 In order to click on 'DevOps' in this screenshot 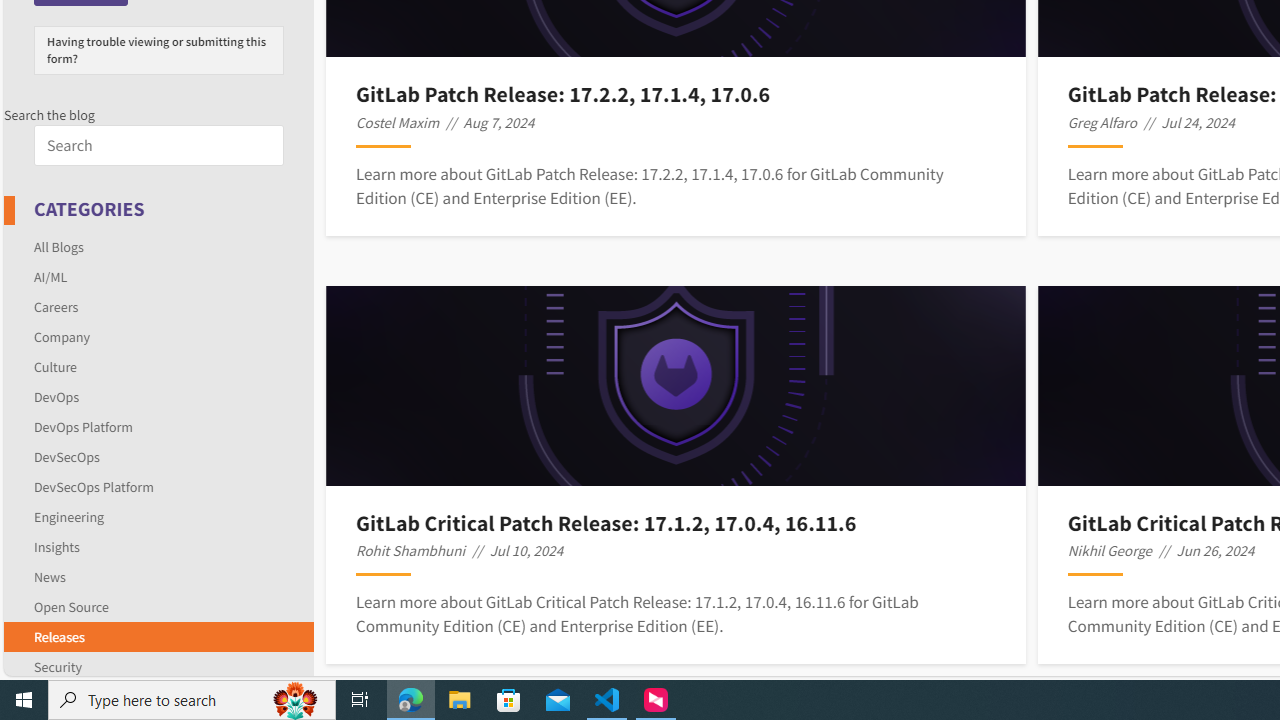, I will do `click(56, 396)`.